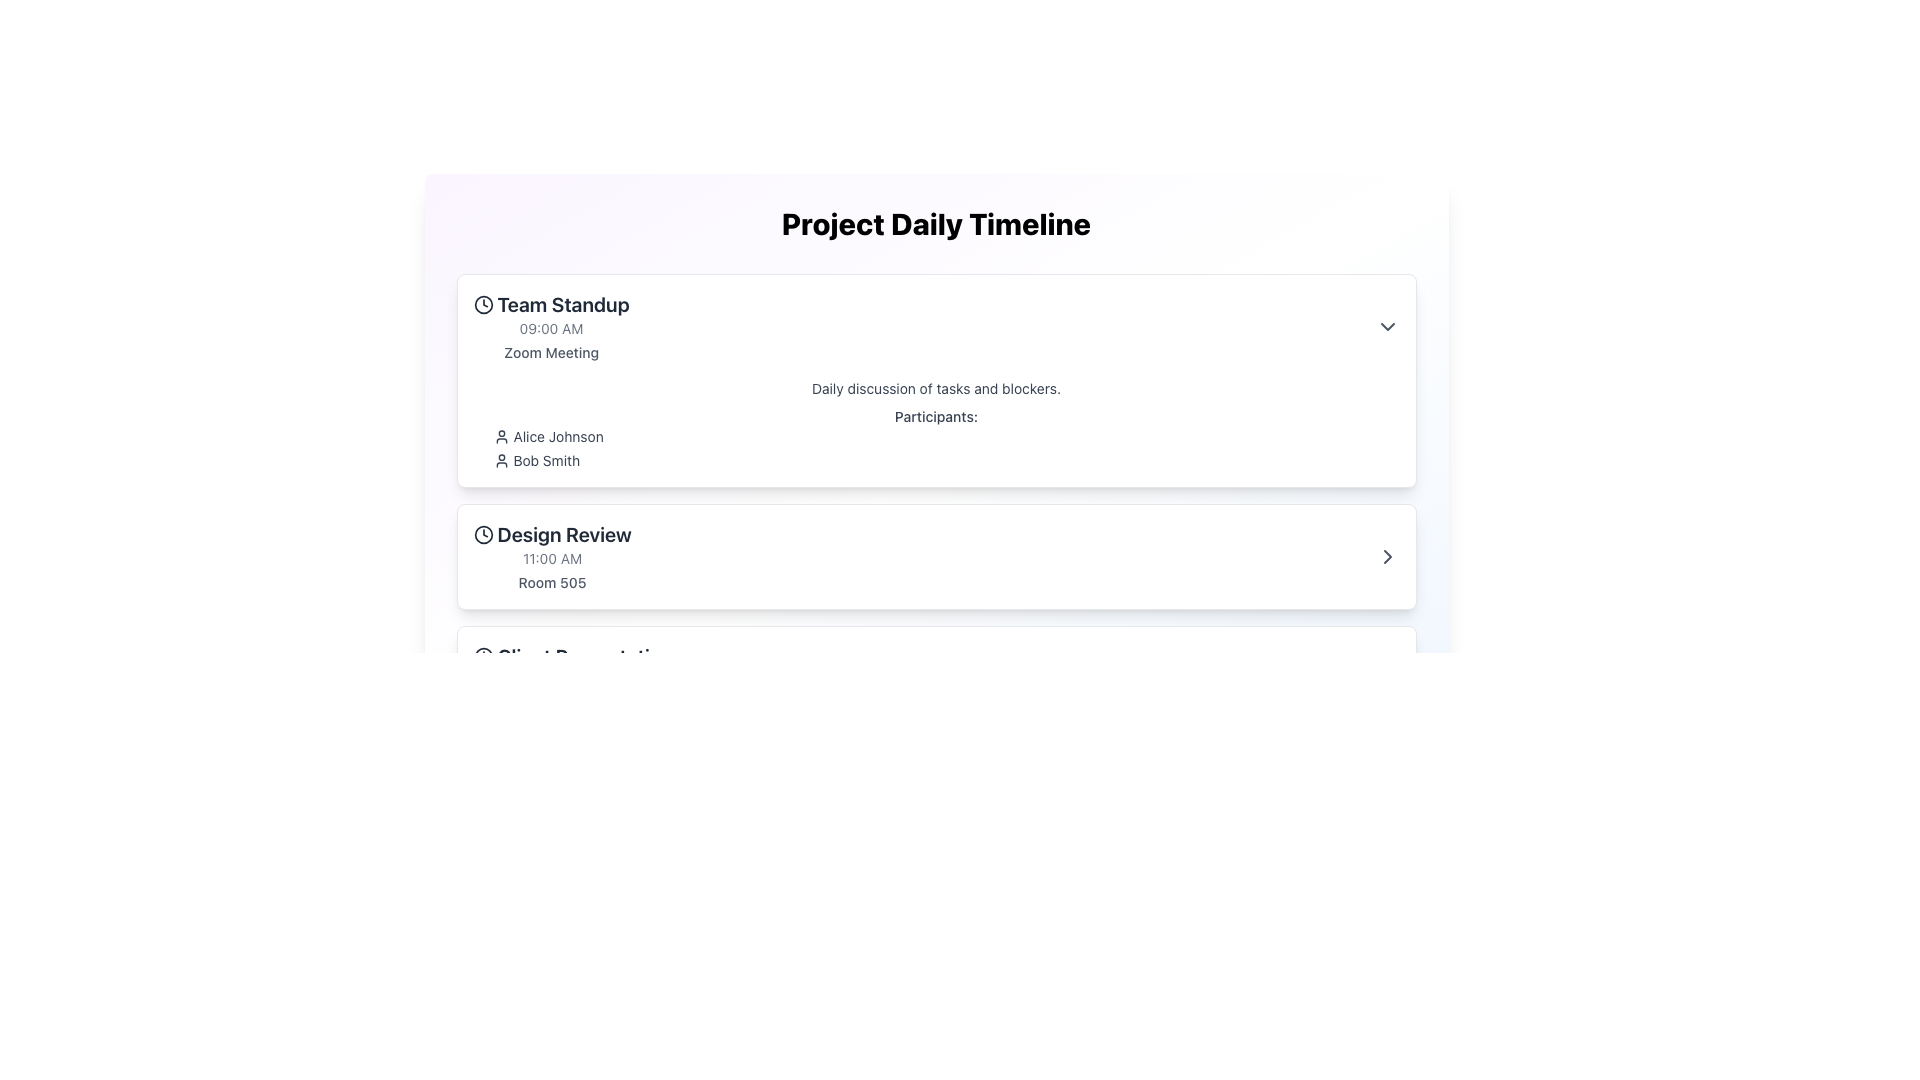 This screenshot has width=1920, height=1080. Describe the element at coordinates (552, 534) in the screenshot. I see `text 'Design Review' which is styled in a large bold font and is the primary title of the section, located centered within a card interface` at that location.